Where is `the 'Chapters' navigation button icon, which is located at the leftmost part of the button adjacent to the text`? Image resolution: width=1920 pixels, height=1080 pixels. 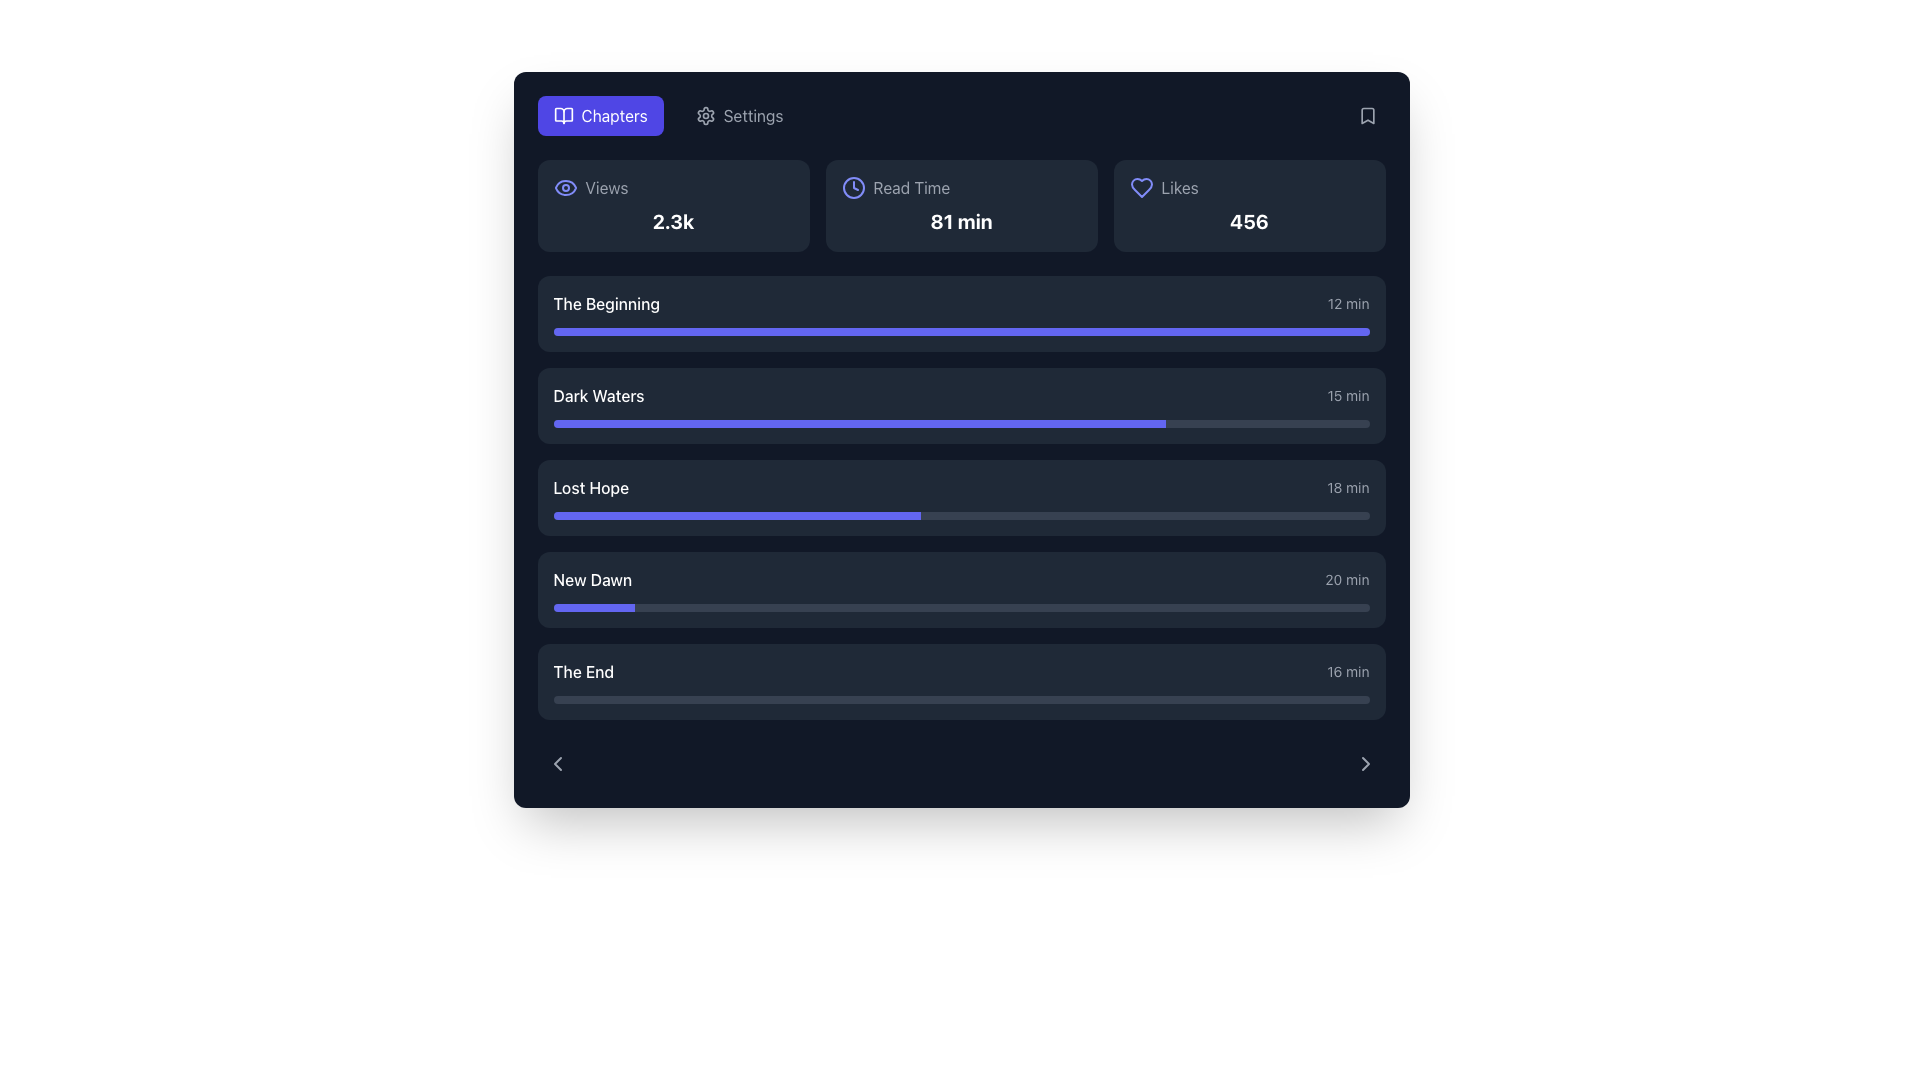 the 'Chapters' navigation button icon, which is located at the leftmost part of the button adjacent to the text is located at coordinates (562, 115).